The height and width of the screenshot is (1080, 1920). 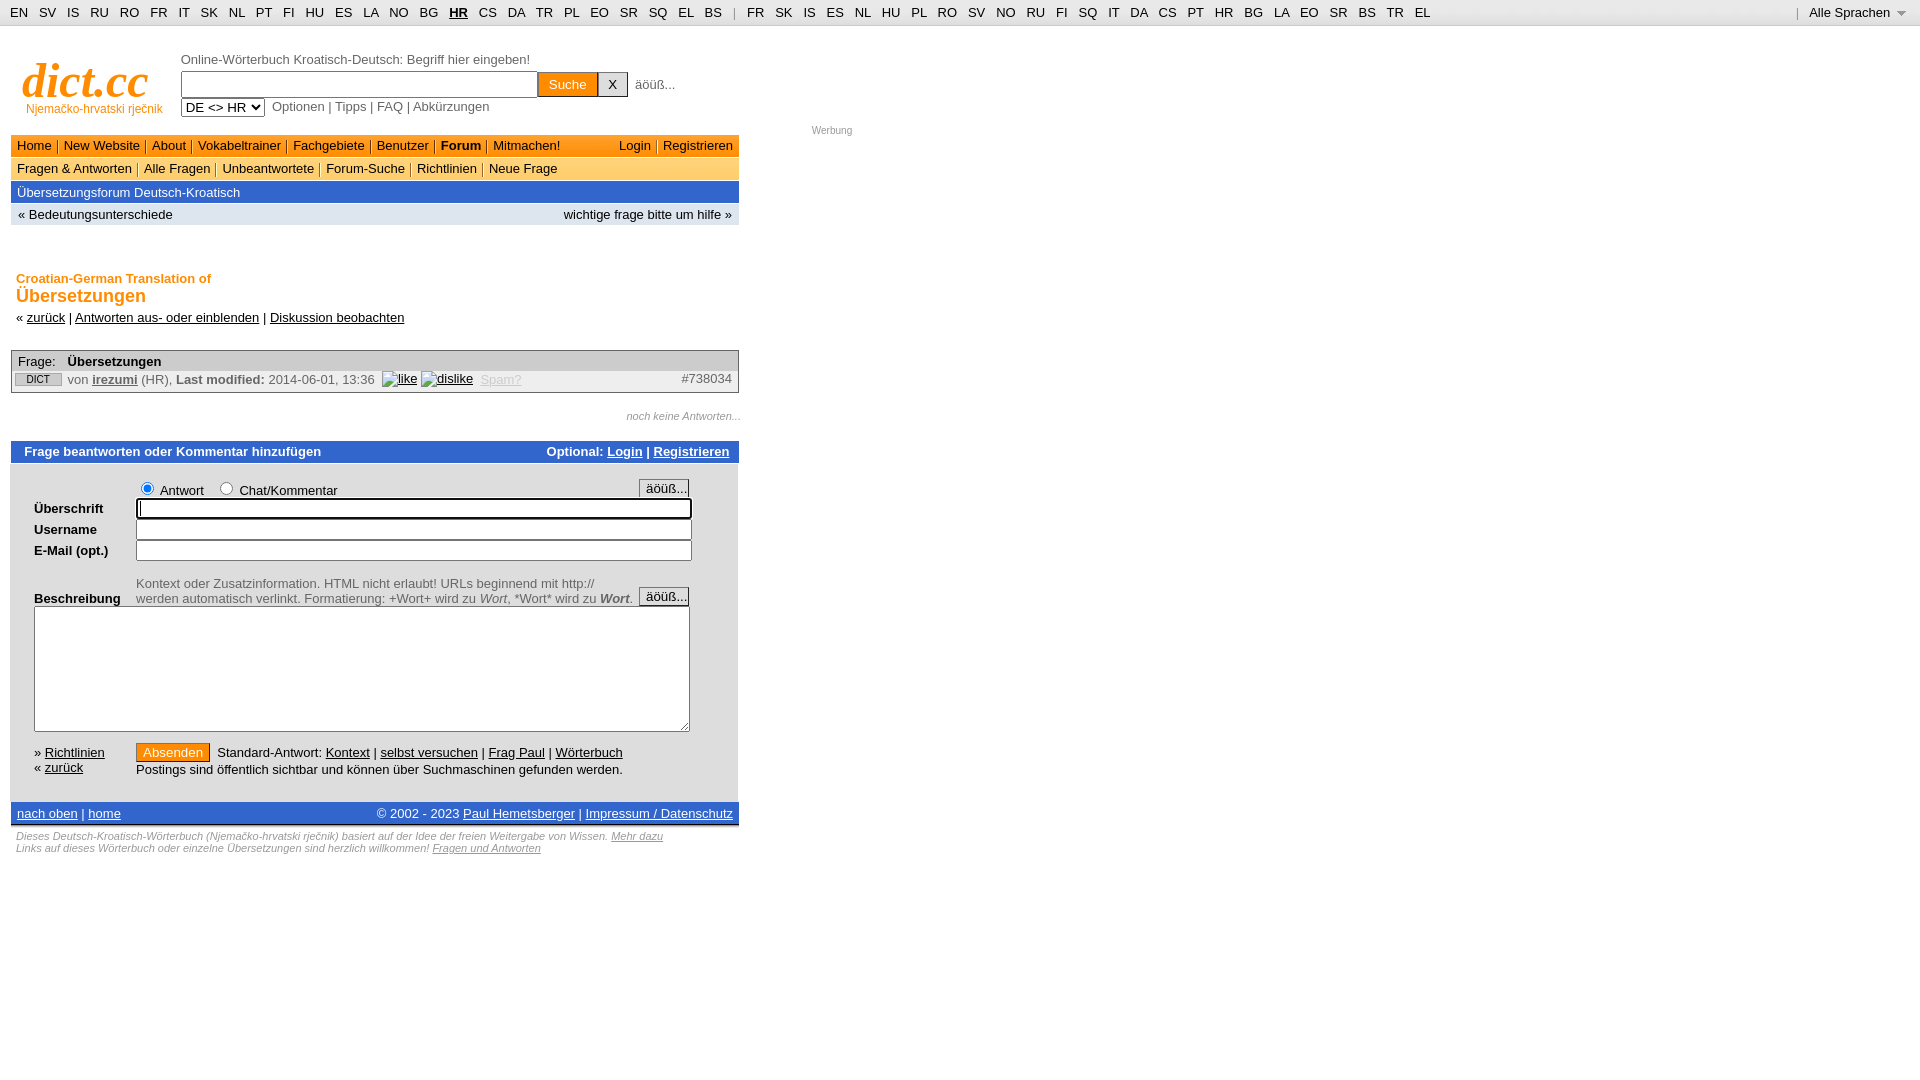 What do you see at coordinates (526, 144) in the screenshot?
I see `'Mitmachen!'` at bounding box center [526, 144].